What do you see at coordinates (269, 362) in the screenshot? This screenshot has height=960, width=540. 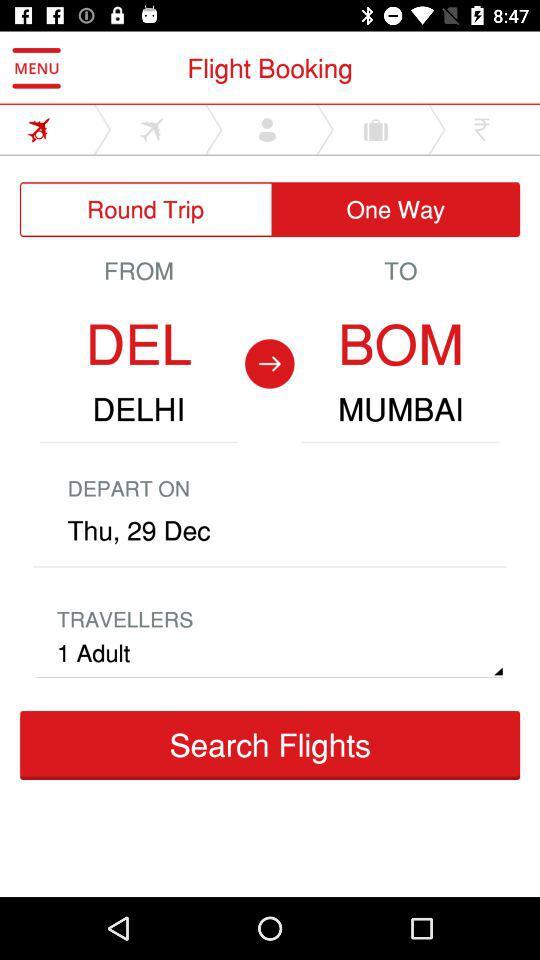 I see `the arrow_forward icon` at bounding box center [269, 362].